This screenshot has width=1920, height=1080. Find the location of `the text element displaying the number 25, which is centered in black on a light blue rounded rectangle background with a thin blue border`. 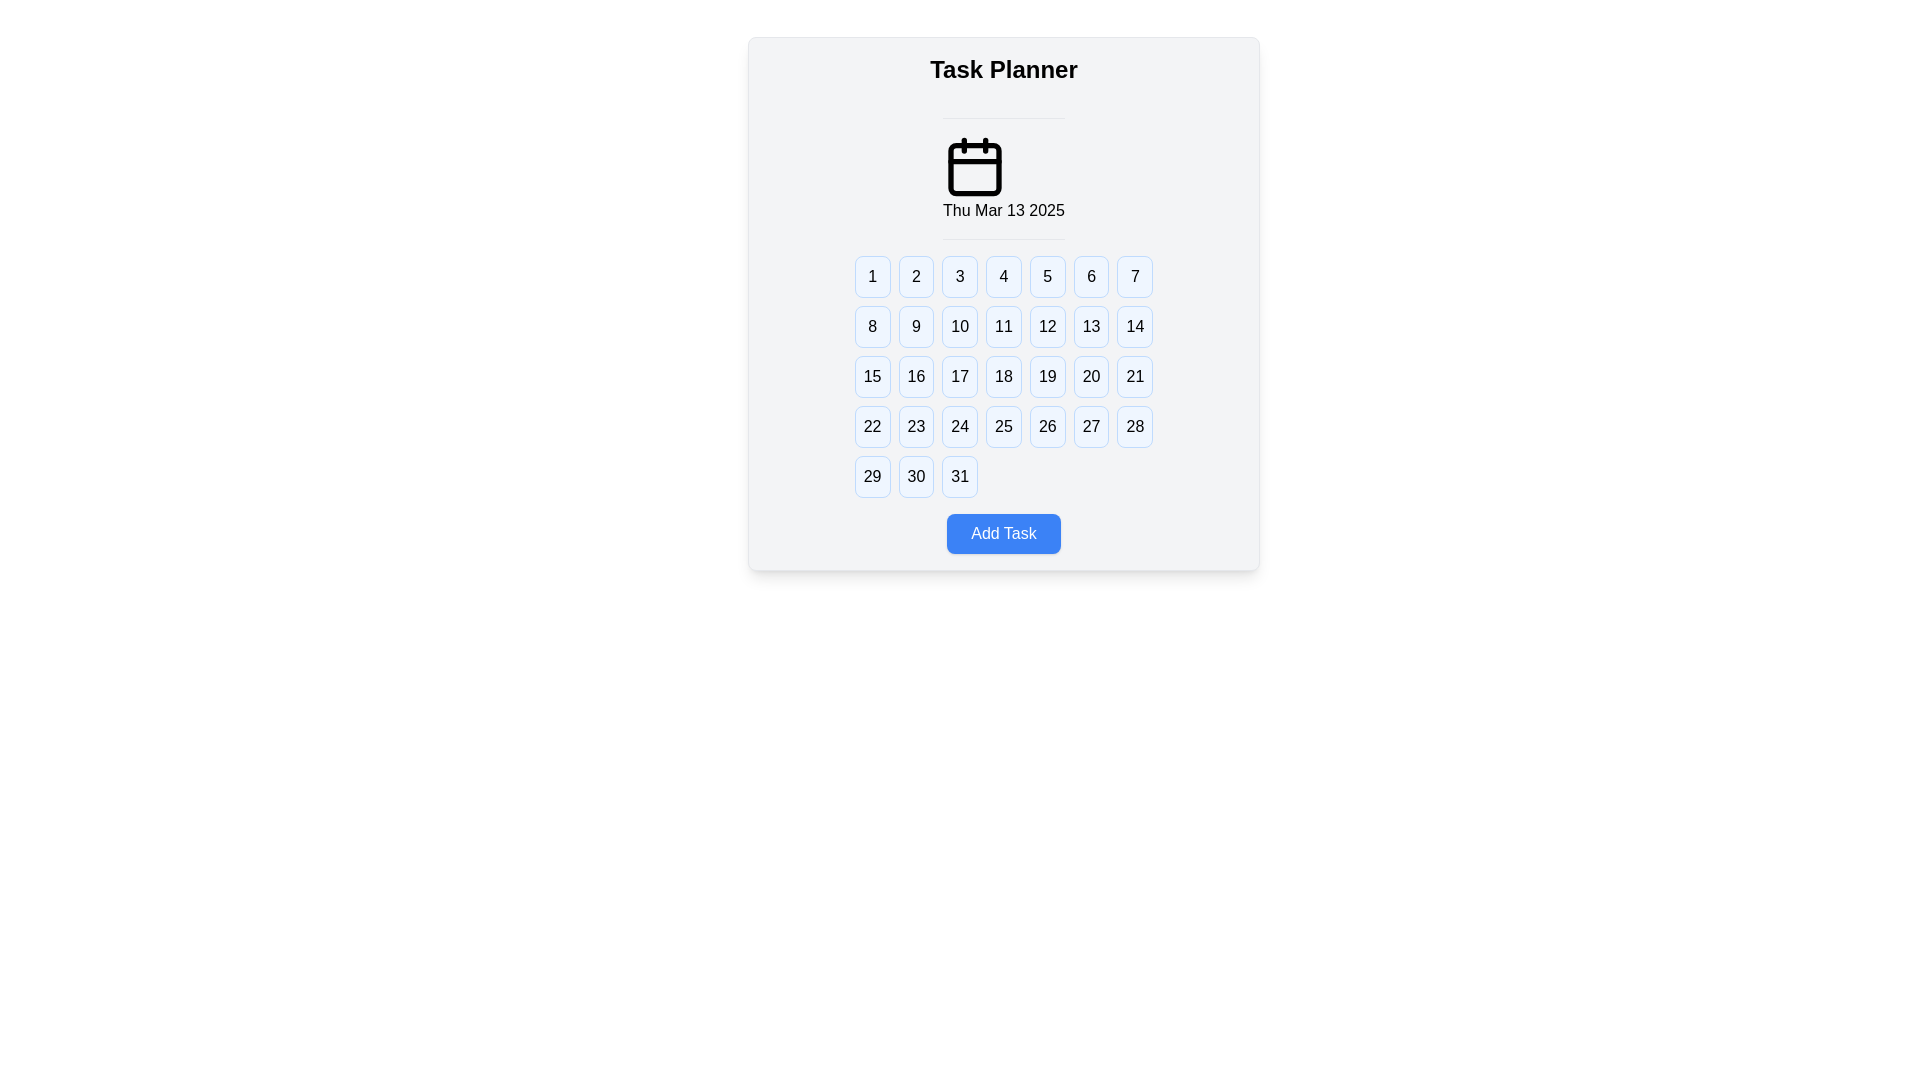

the text element displaying the number 25, which is centered in black on a light blue rounded rectangle background with a thin blue border is located at coordinates (1003, 426).